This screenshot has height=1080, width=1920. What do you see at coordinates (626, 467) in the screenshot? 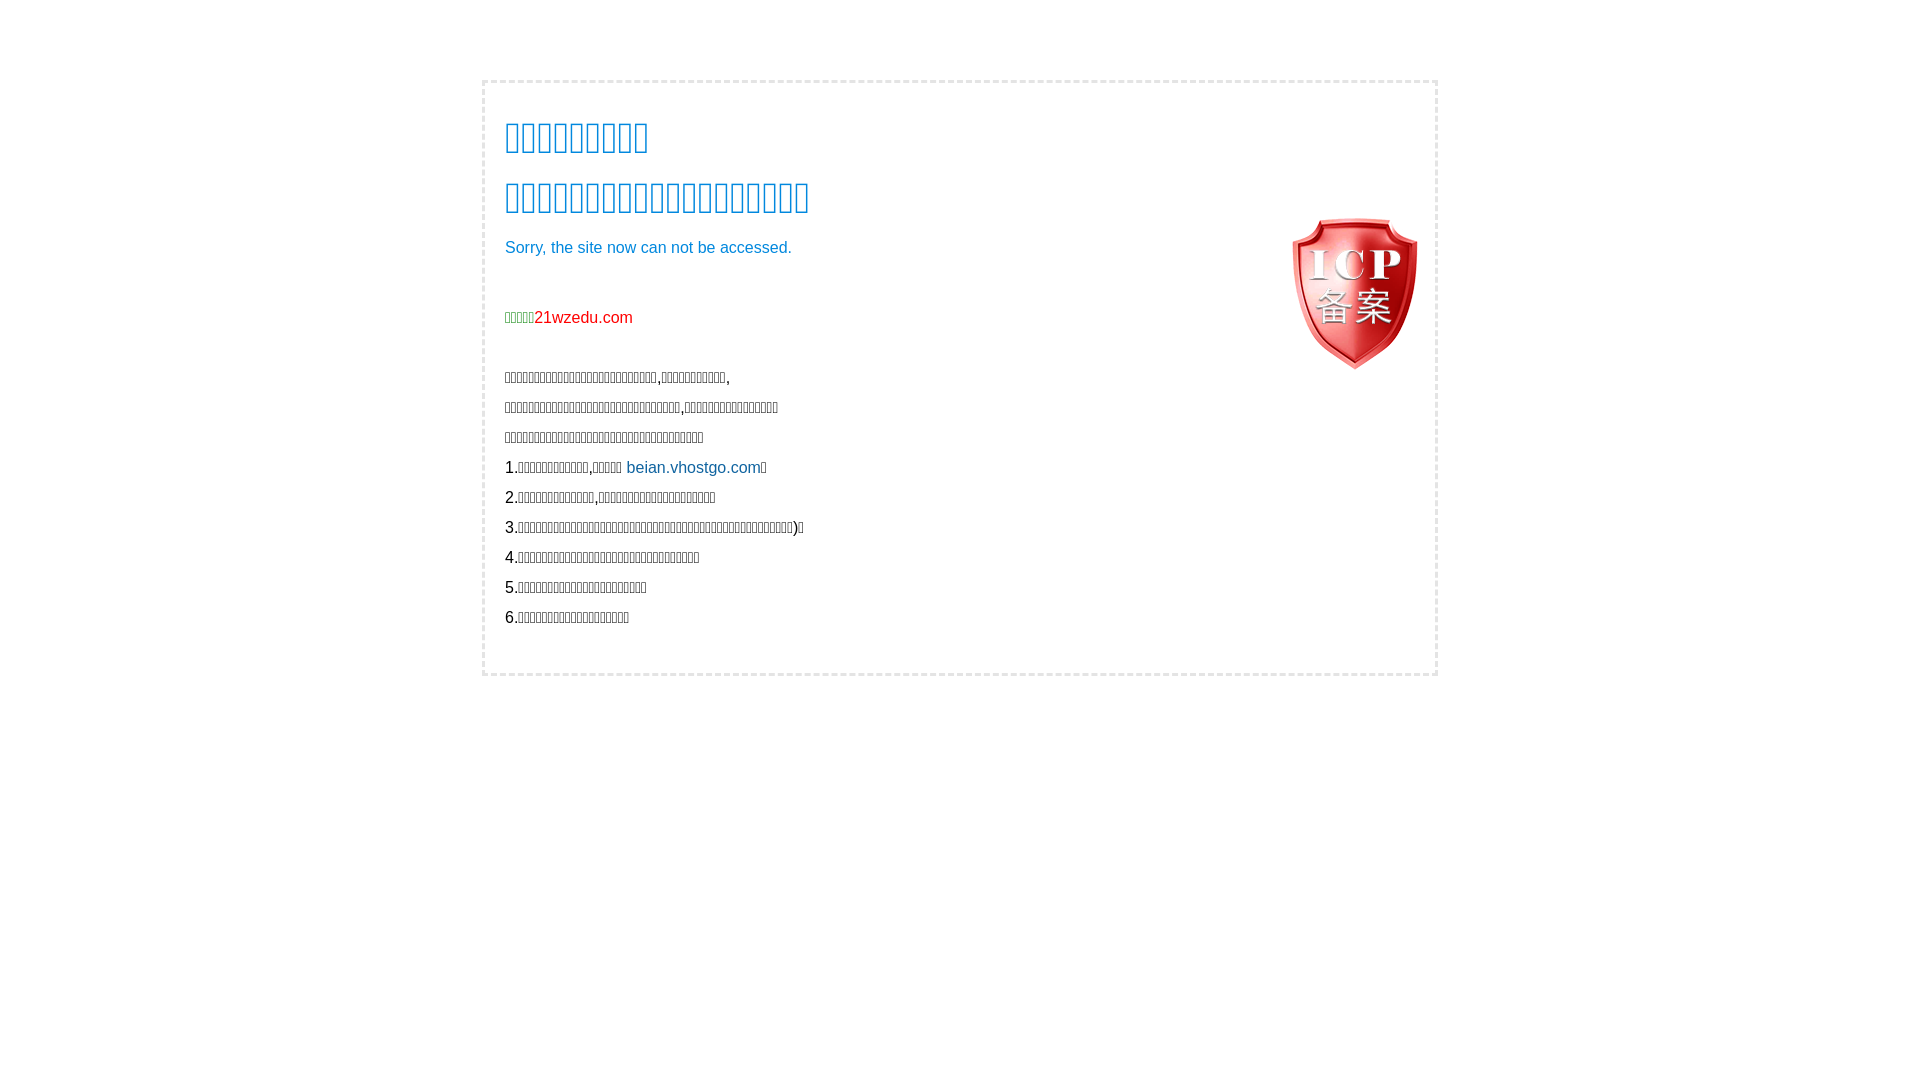
I see `'beian.vhostgo.com'` at bounding box center [626, 467].